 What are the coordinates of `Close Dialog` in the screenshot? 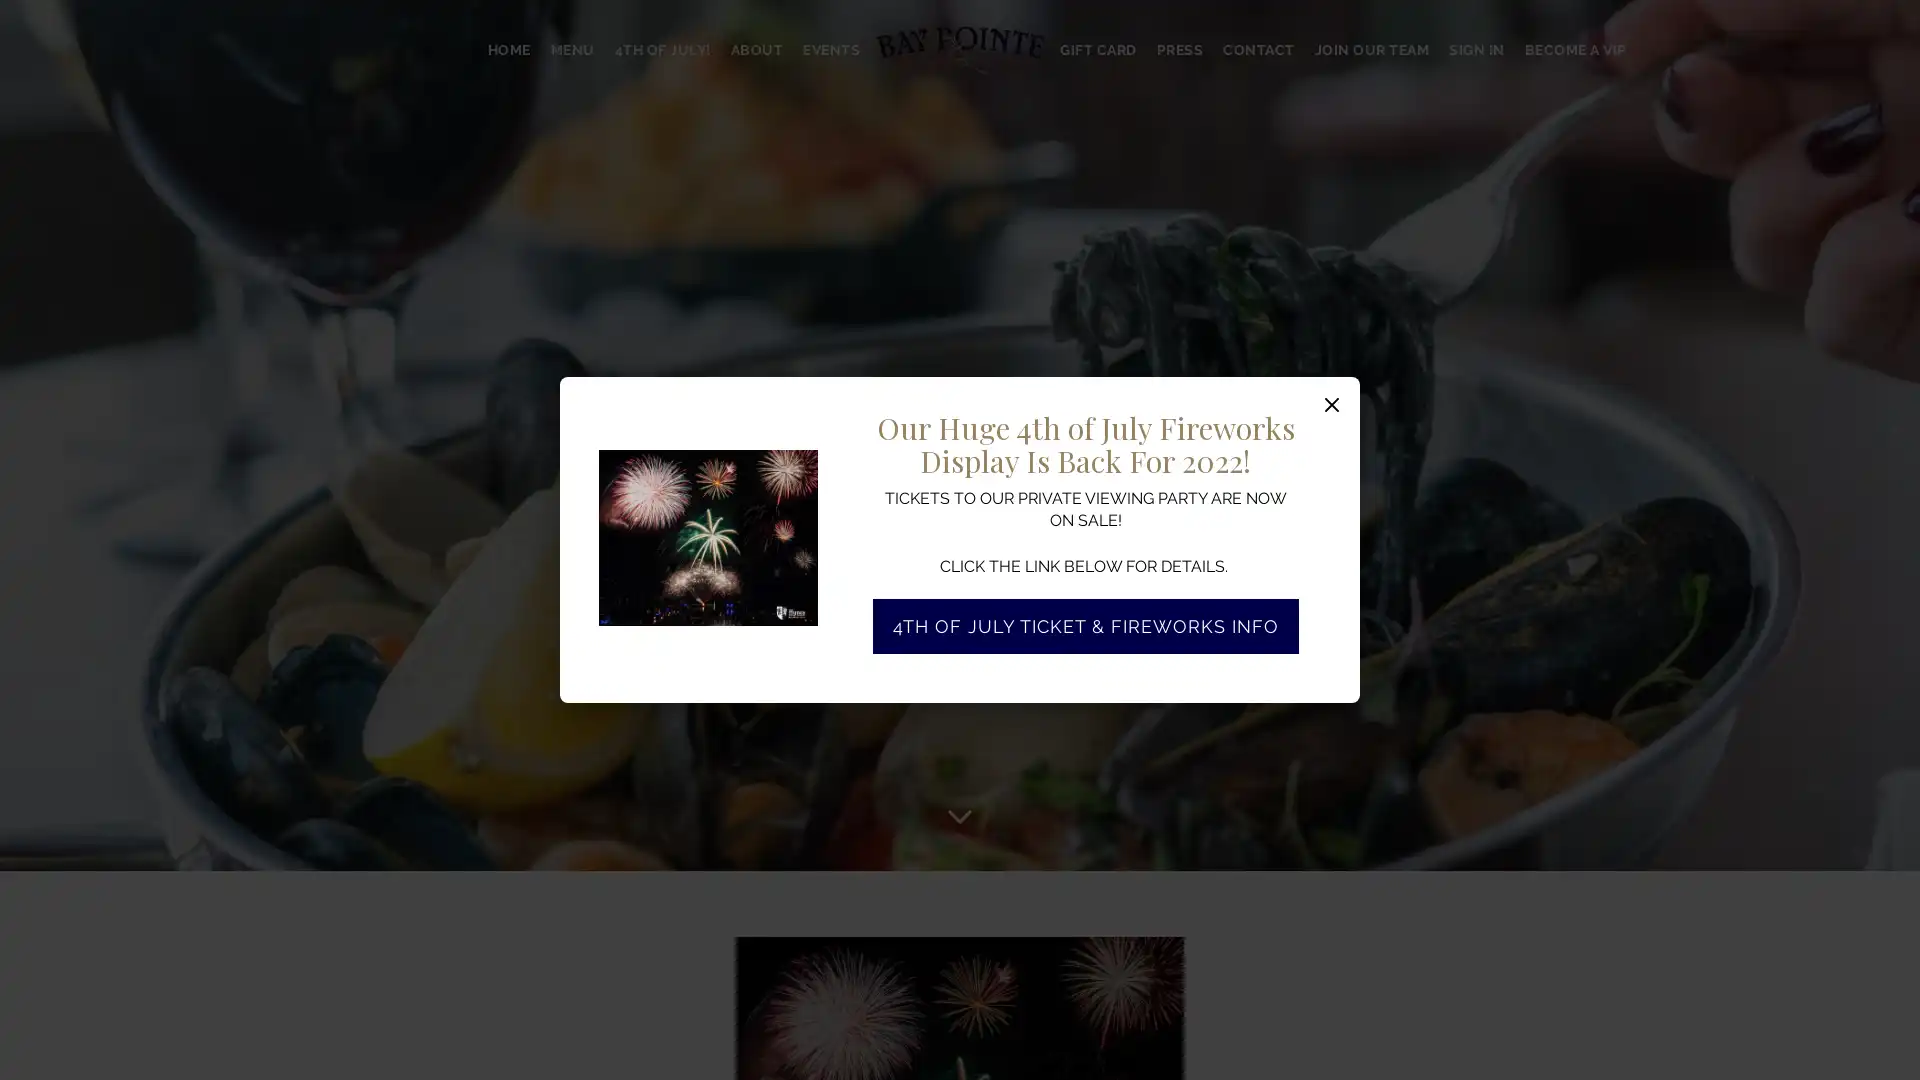 It's located at (1332, 404).